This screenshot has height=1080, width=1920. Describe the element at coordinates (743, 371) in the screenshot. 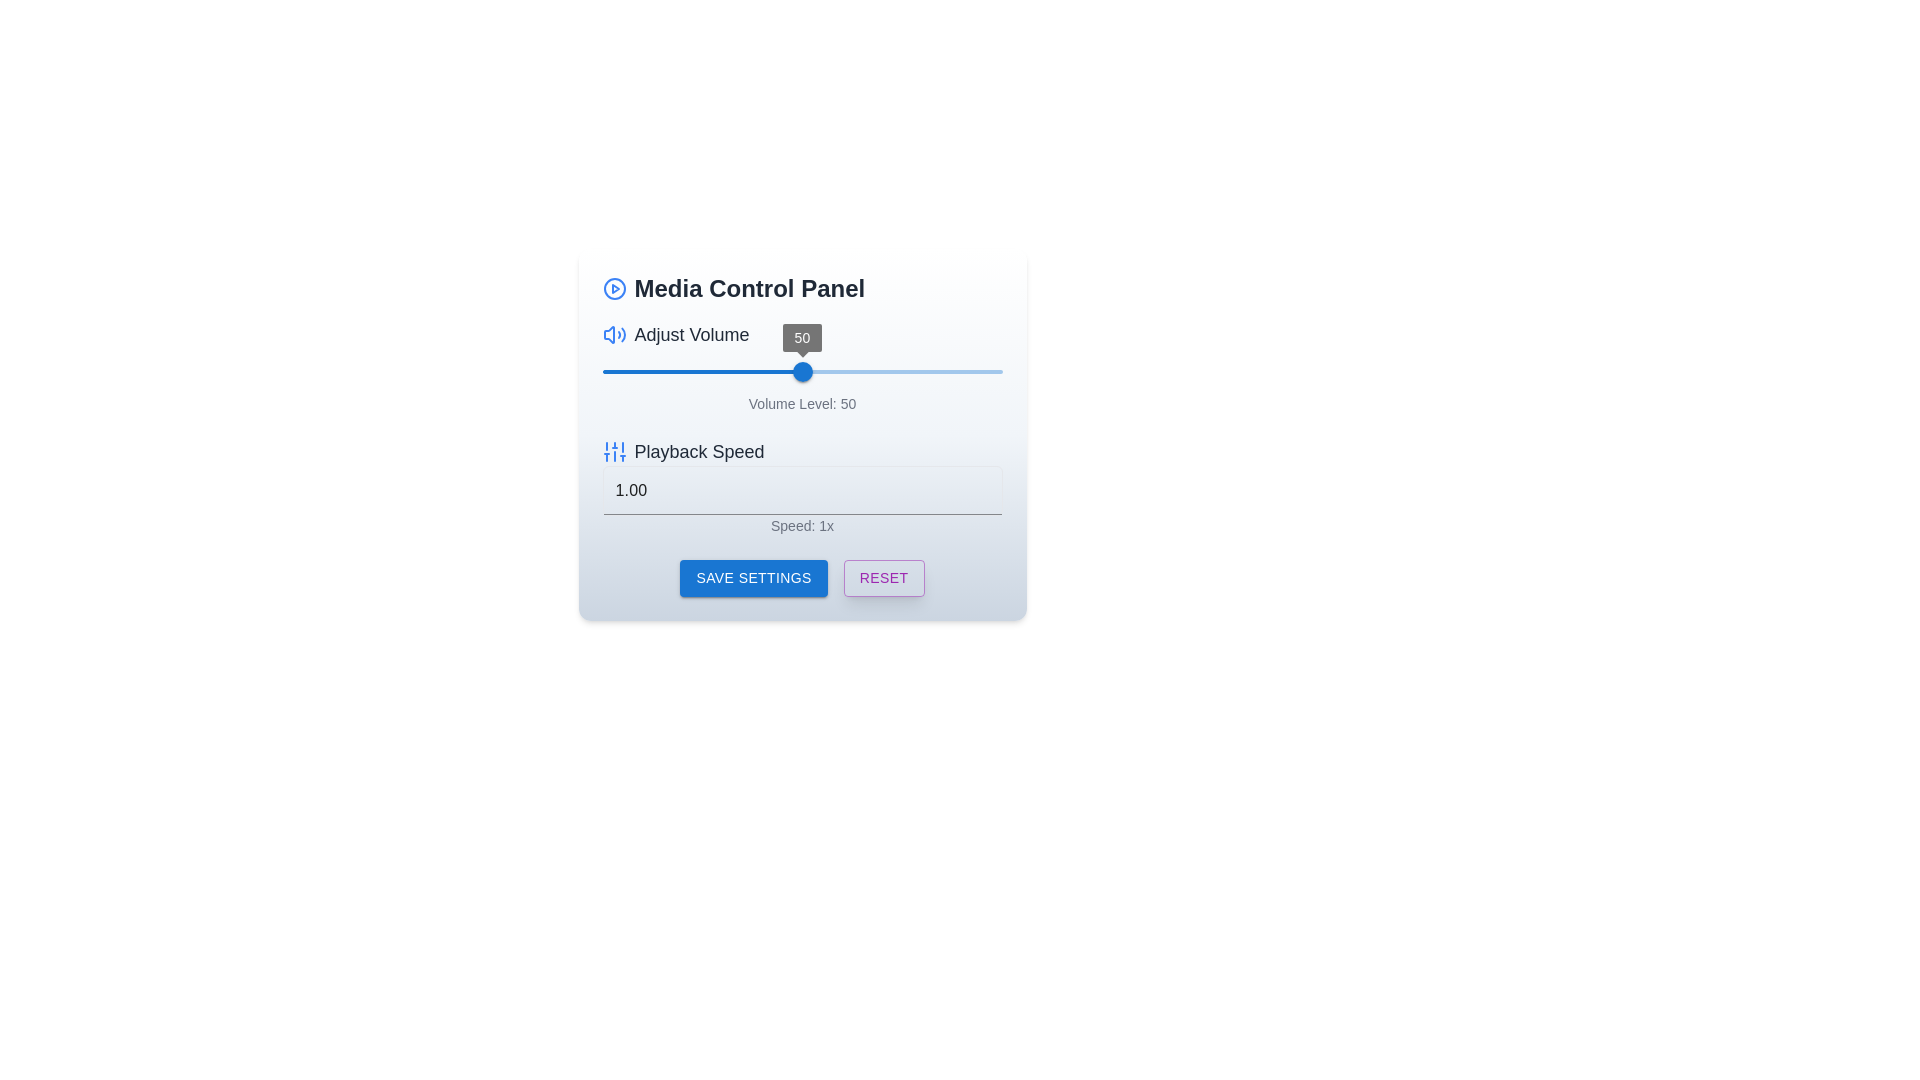

I see `the volume level` at that location.